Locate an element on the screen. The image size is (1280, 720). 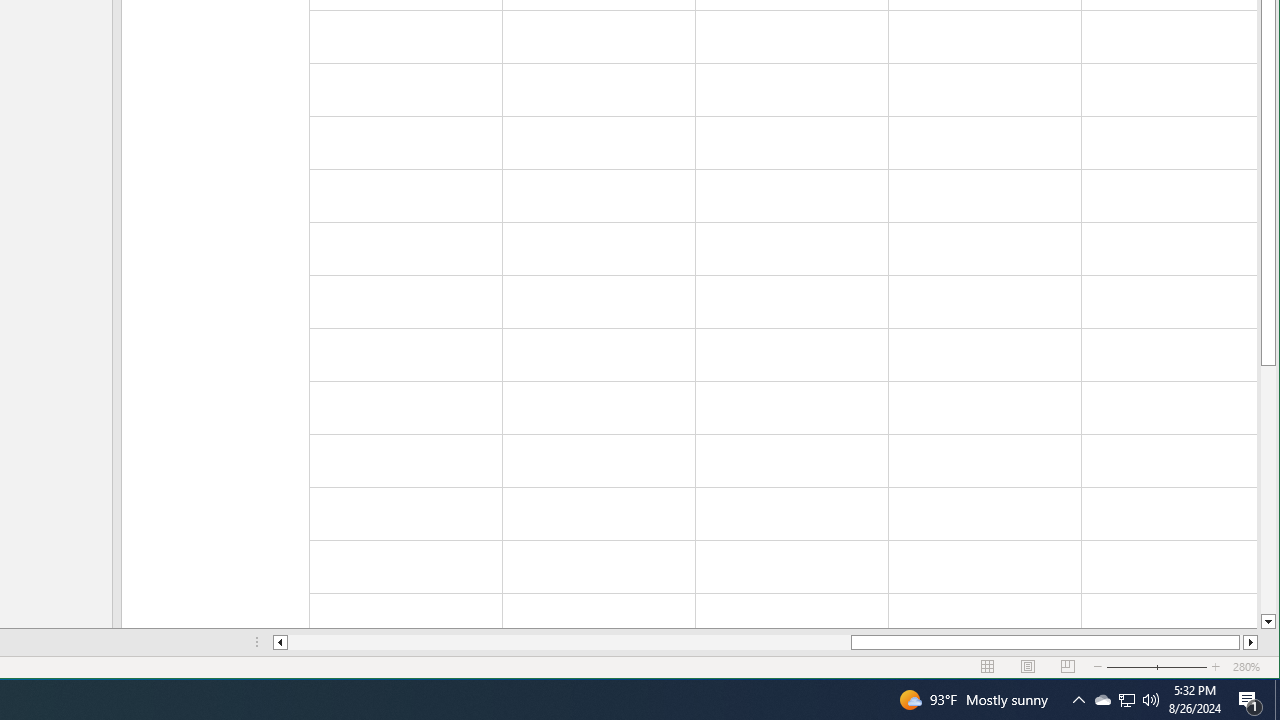
'Page Break Preview' is located at coordinates (1067, 667).